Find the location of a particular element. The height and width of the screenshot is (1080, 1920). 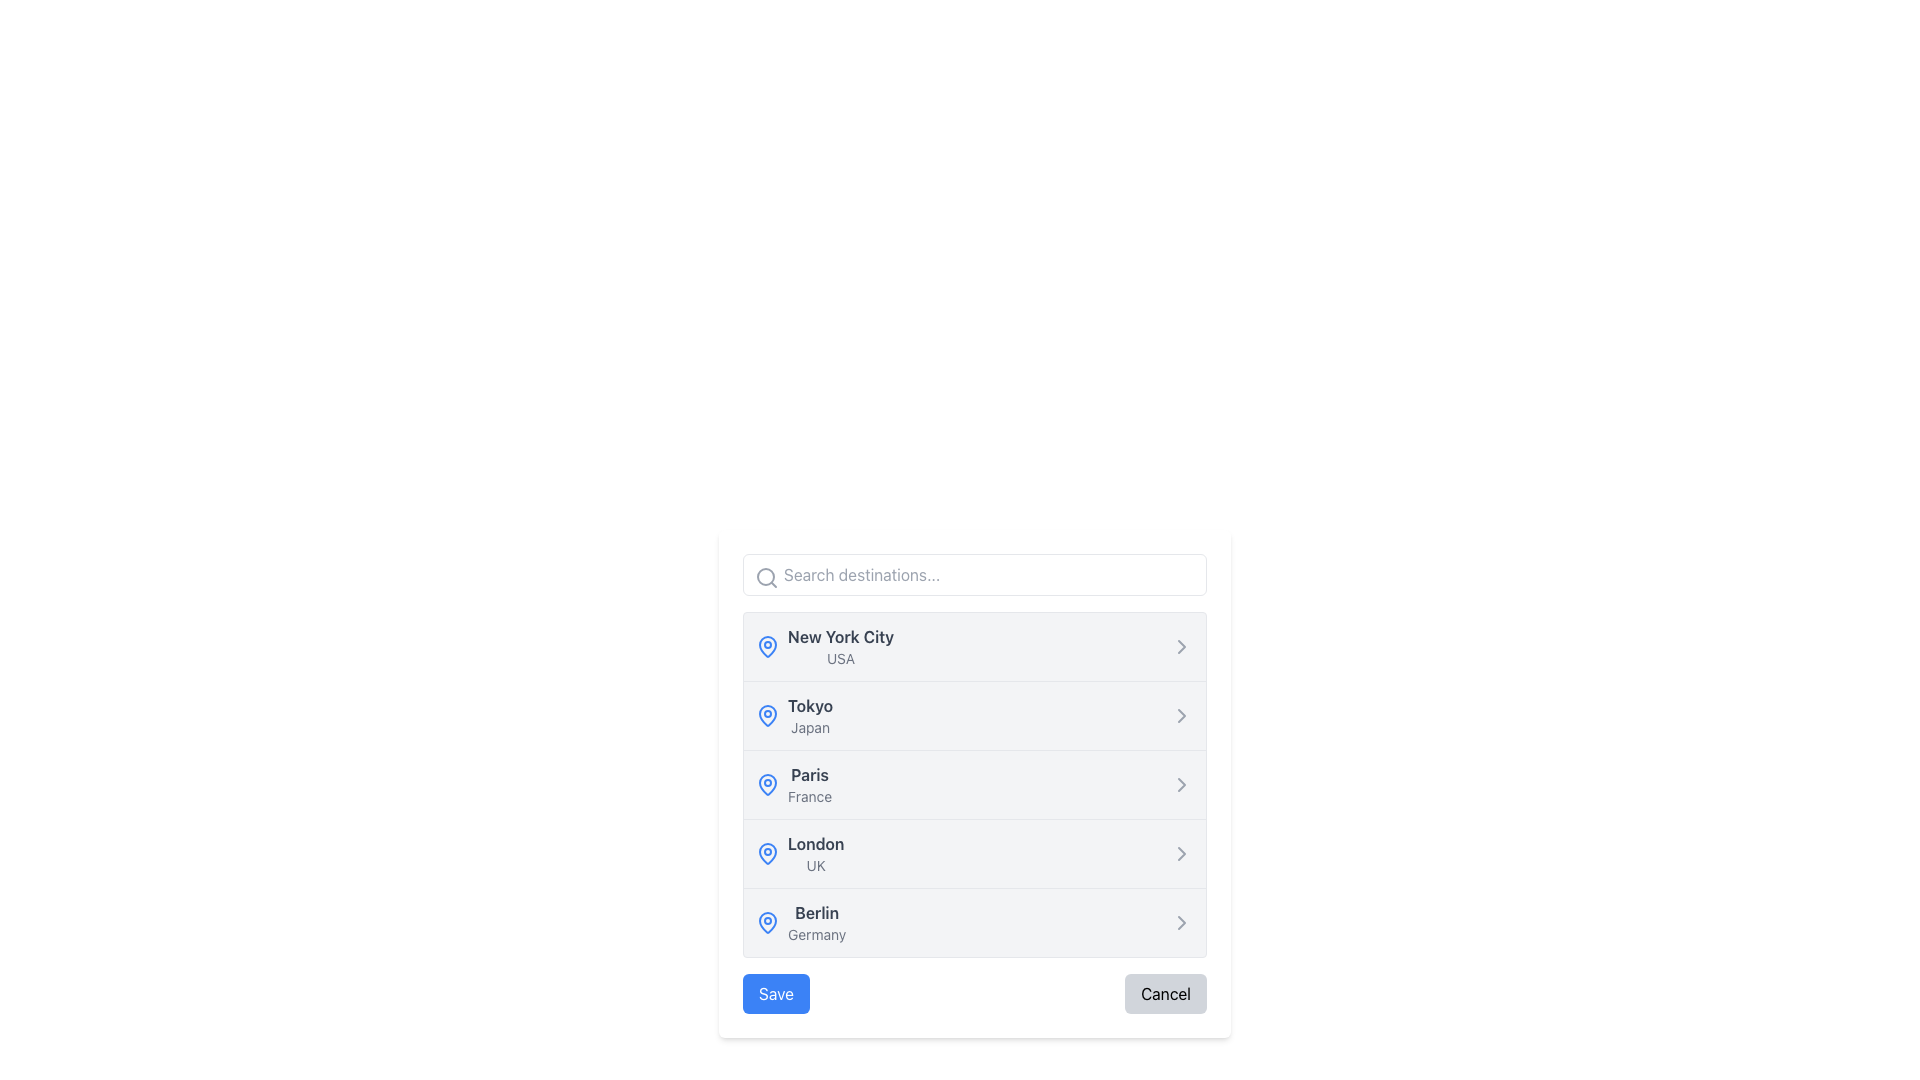

the second list item labeled 'Tokyo, Japan' is located at coordinates (974, 713).